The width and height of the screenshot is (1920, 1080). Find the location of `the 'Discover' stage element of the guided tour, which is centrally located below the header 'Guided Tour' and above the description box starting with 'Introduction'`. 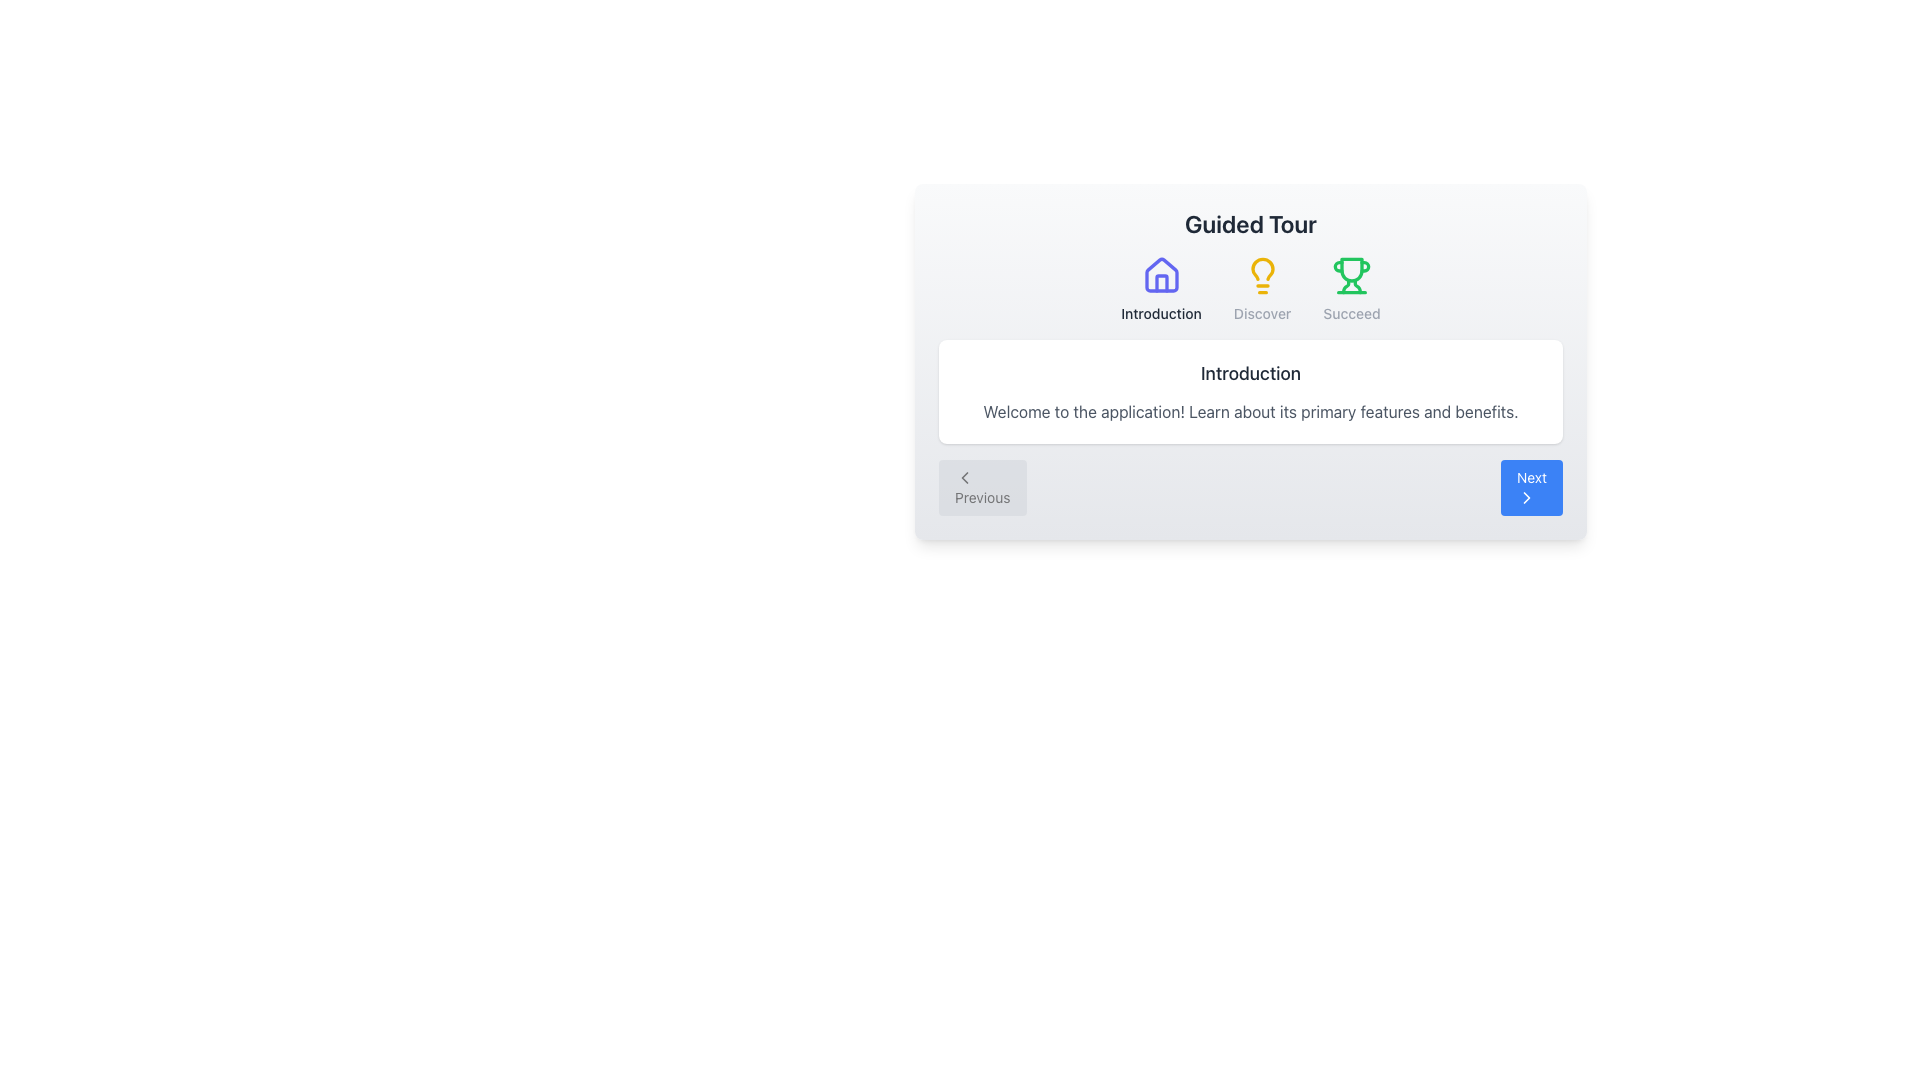

the 'Discover' stage element of the guided tour, which is centrally located below the header 'Guided Tour' and above the description box starting with 'Introduction' is located at coordinates (1250, 289).